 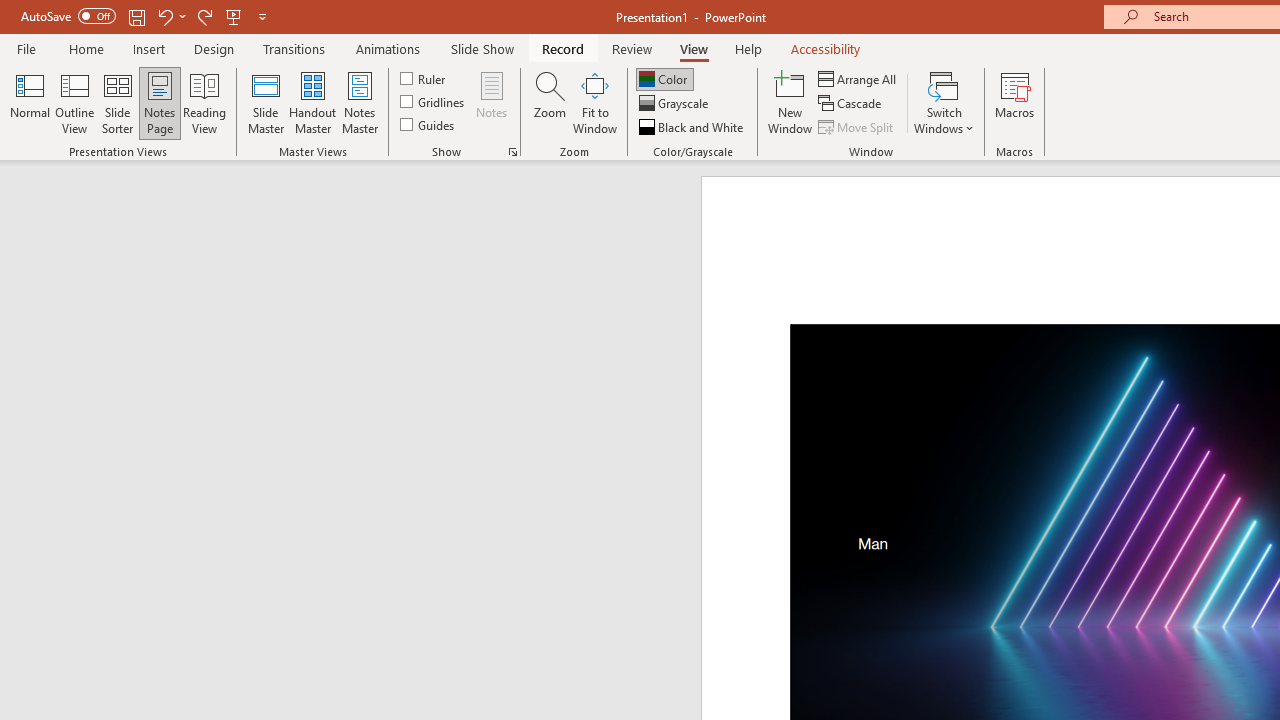 What do you see at coordinates (789, 103) in the screenshot?
I see `'New Window'` at bounding box center [789, 103].